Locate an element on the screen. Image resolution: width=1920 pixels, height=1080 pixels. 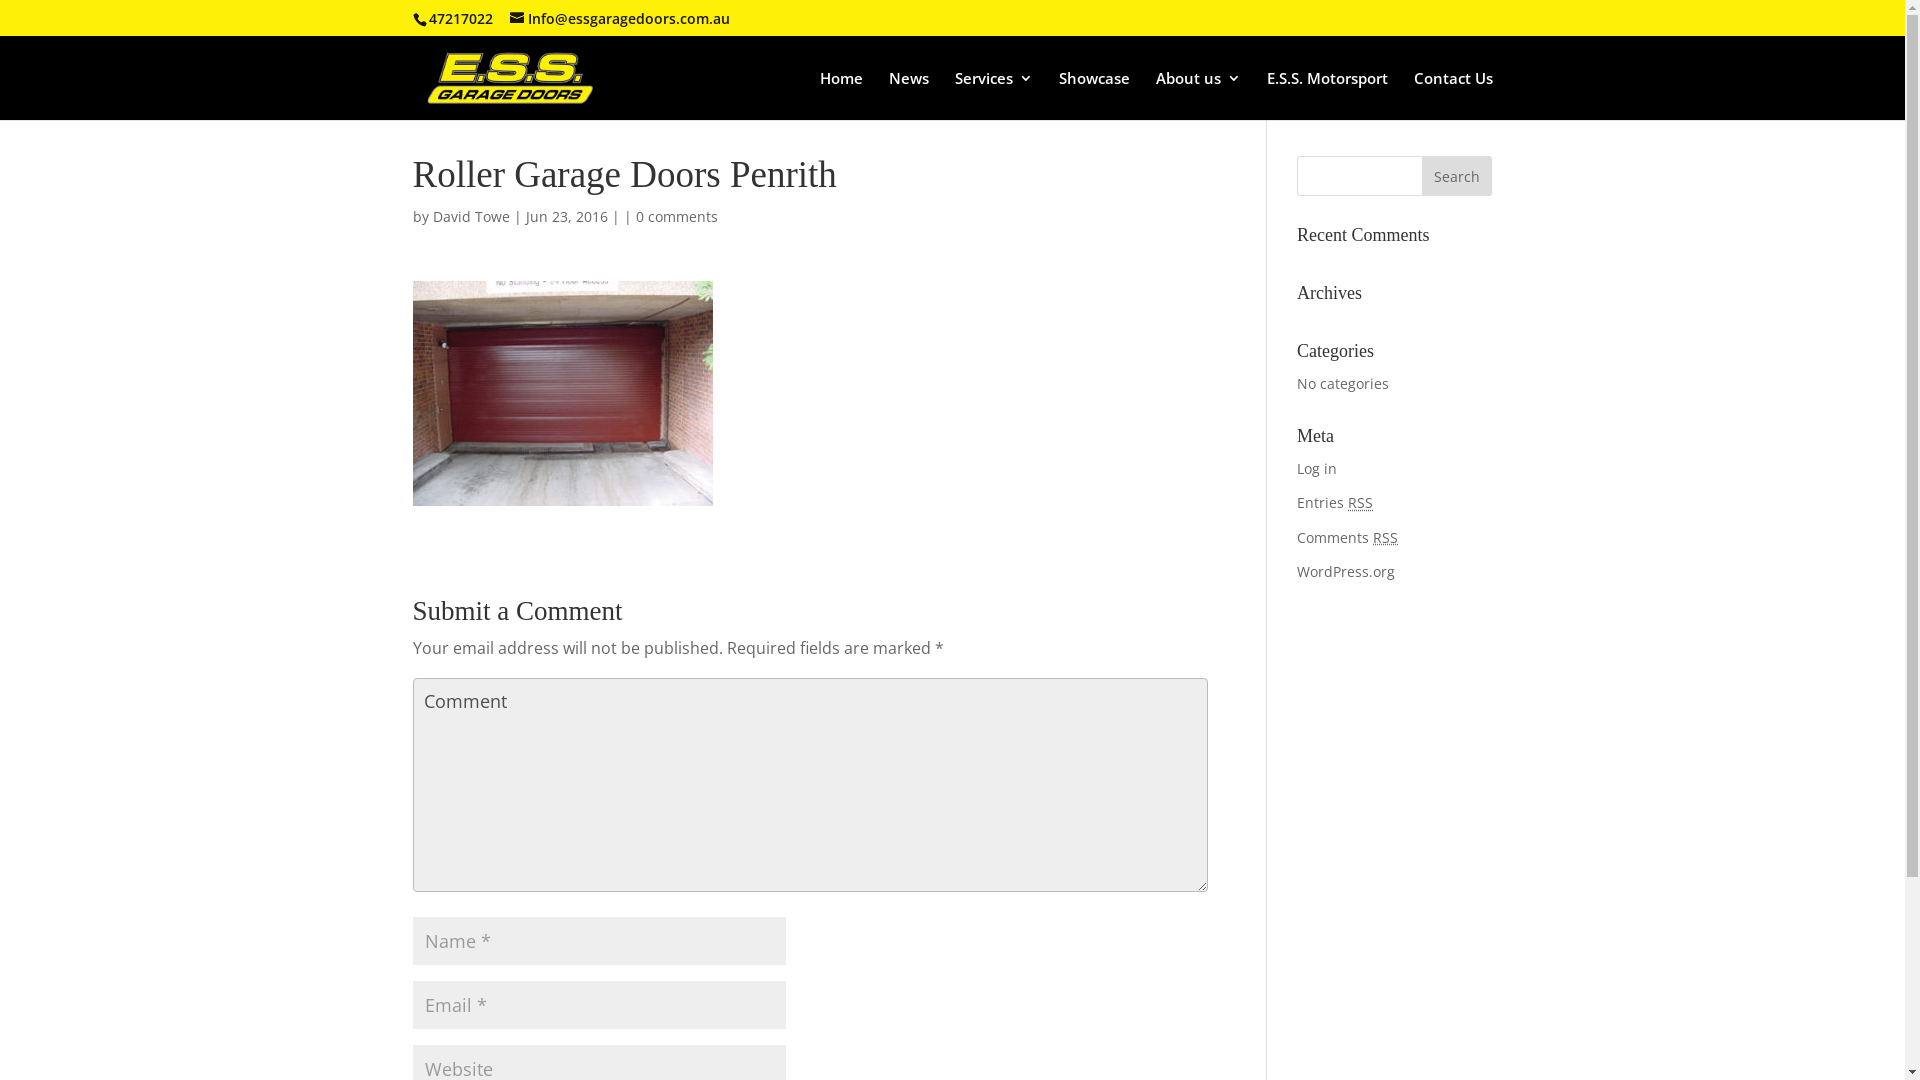
'Log in' is located at coordinates (1316, 468).